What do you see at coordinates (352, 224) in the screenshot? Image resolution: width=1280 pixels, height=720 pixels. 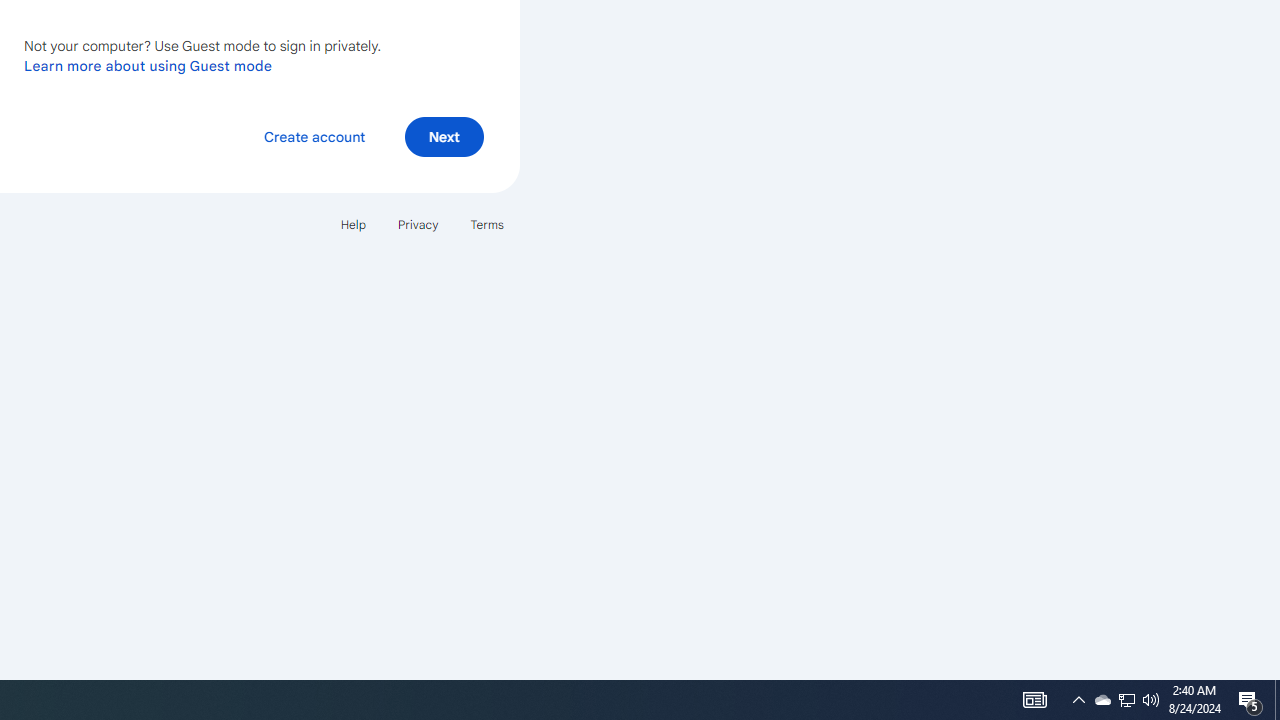 I see `'Help'` at bounding box center [352, 224].